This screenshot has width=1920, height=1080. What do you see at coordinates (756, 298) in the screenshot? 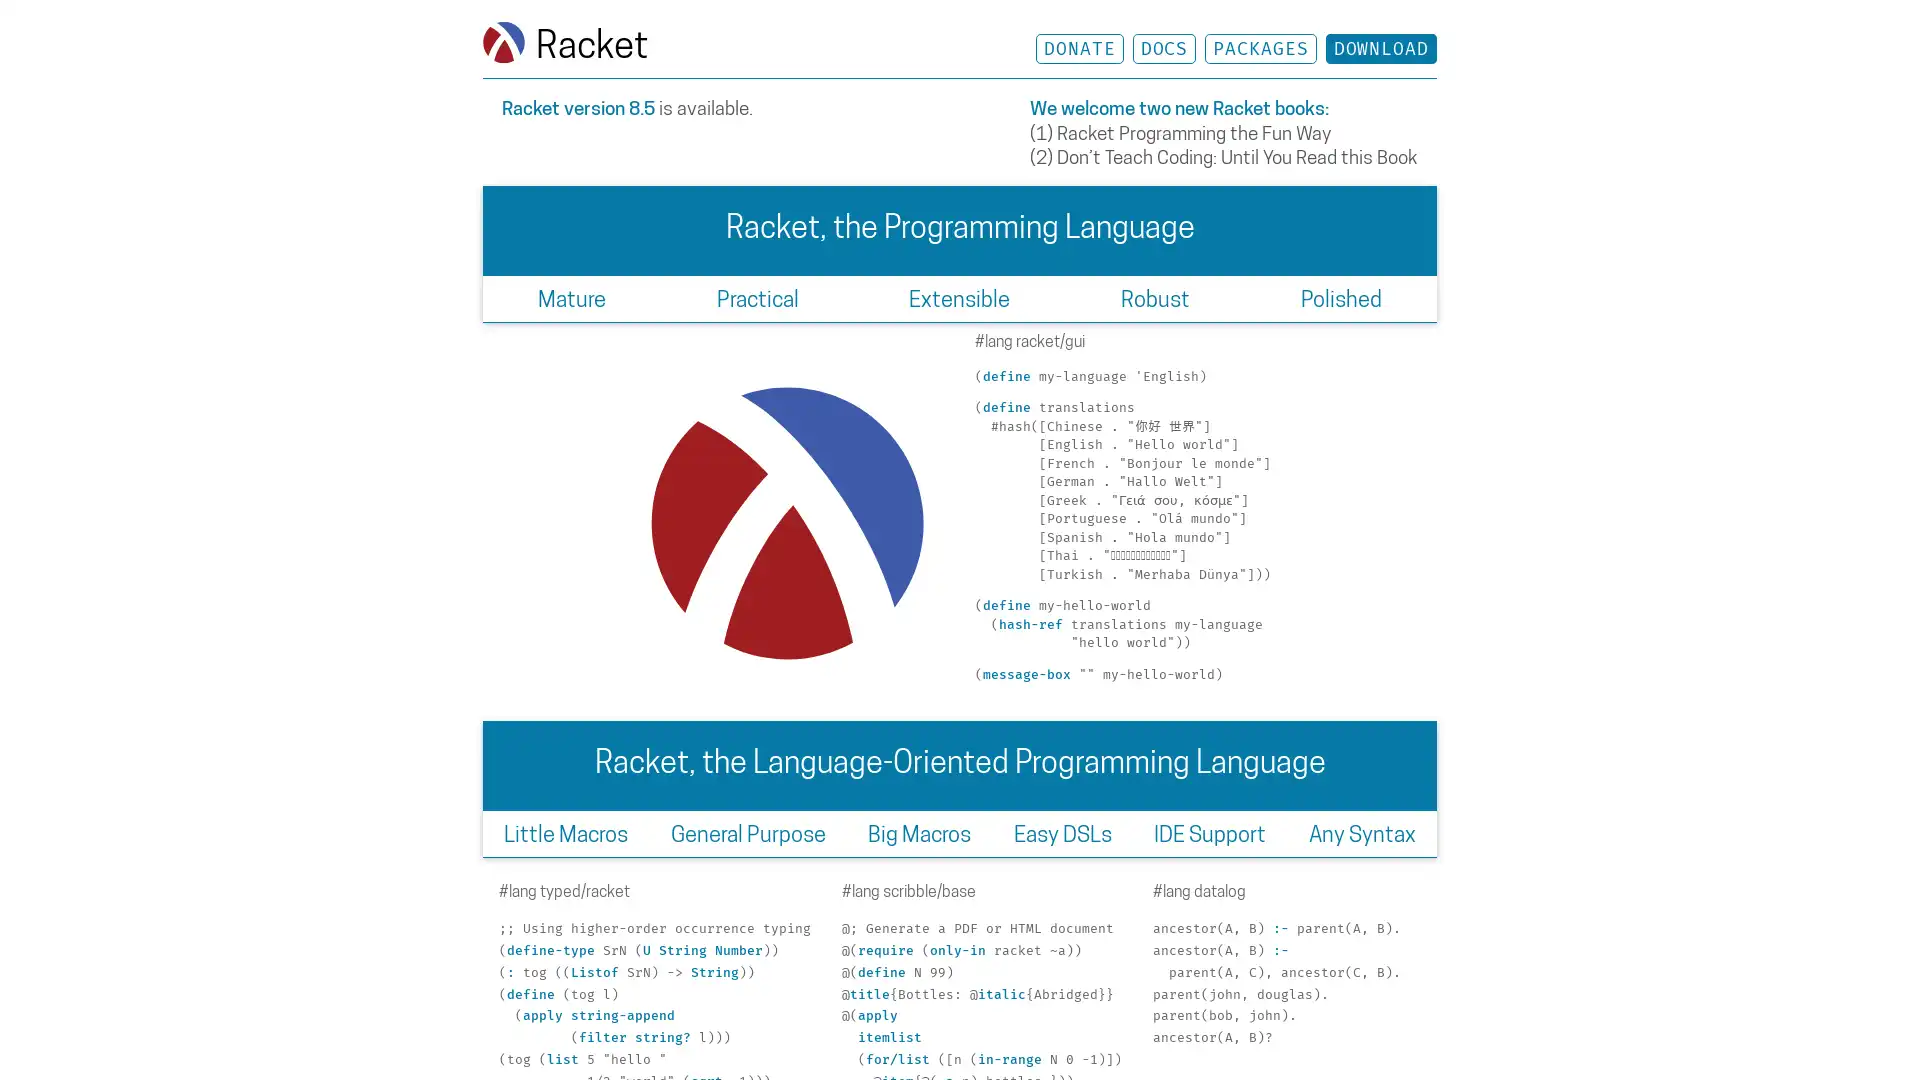
I see `Practical` at bounding box center [756, 298].